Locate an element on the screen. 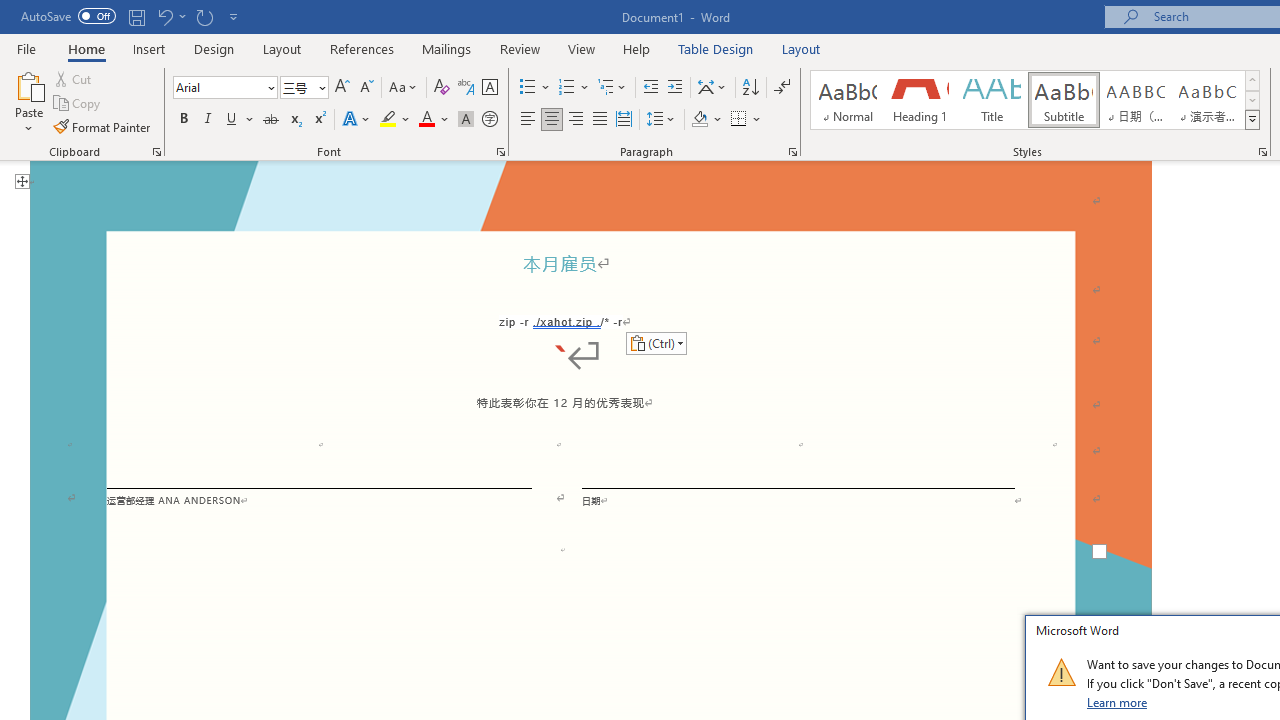 Image resolution: width=1280 pixels, height=720 pixels. 'Undo Paste' is located at coordinates (164, 16).